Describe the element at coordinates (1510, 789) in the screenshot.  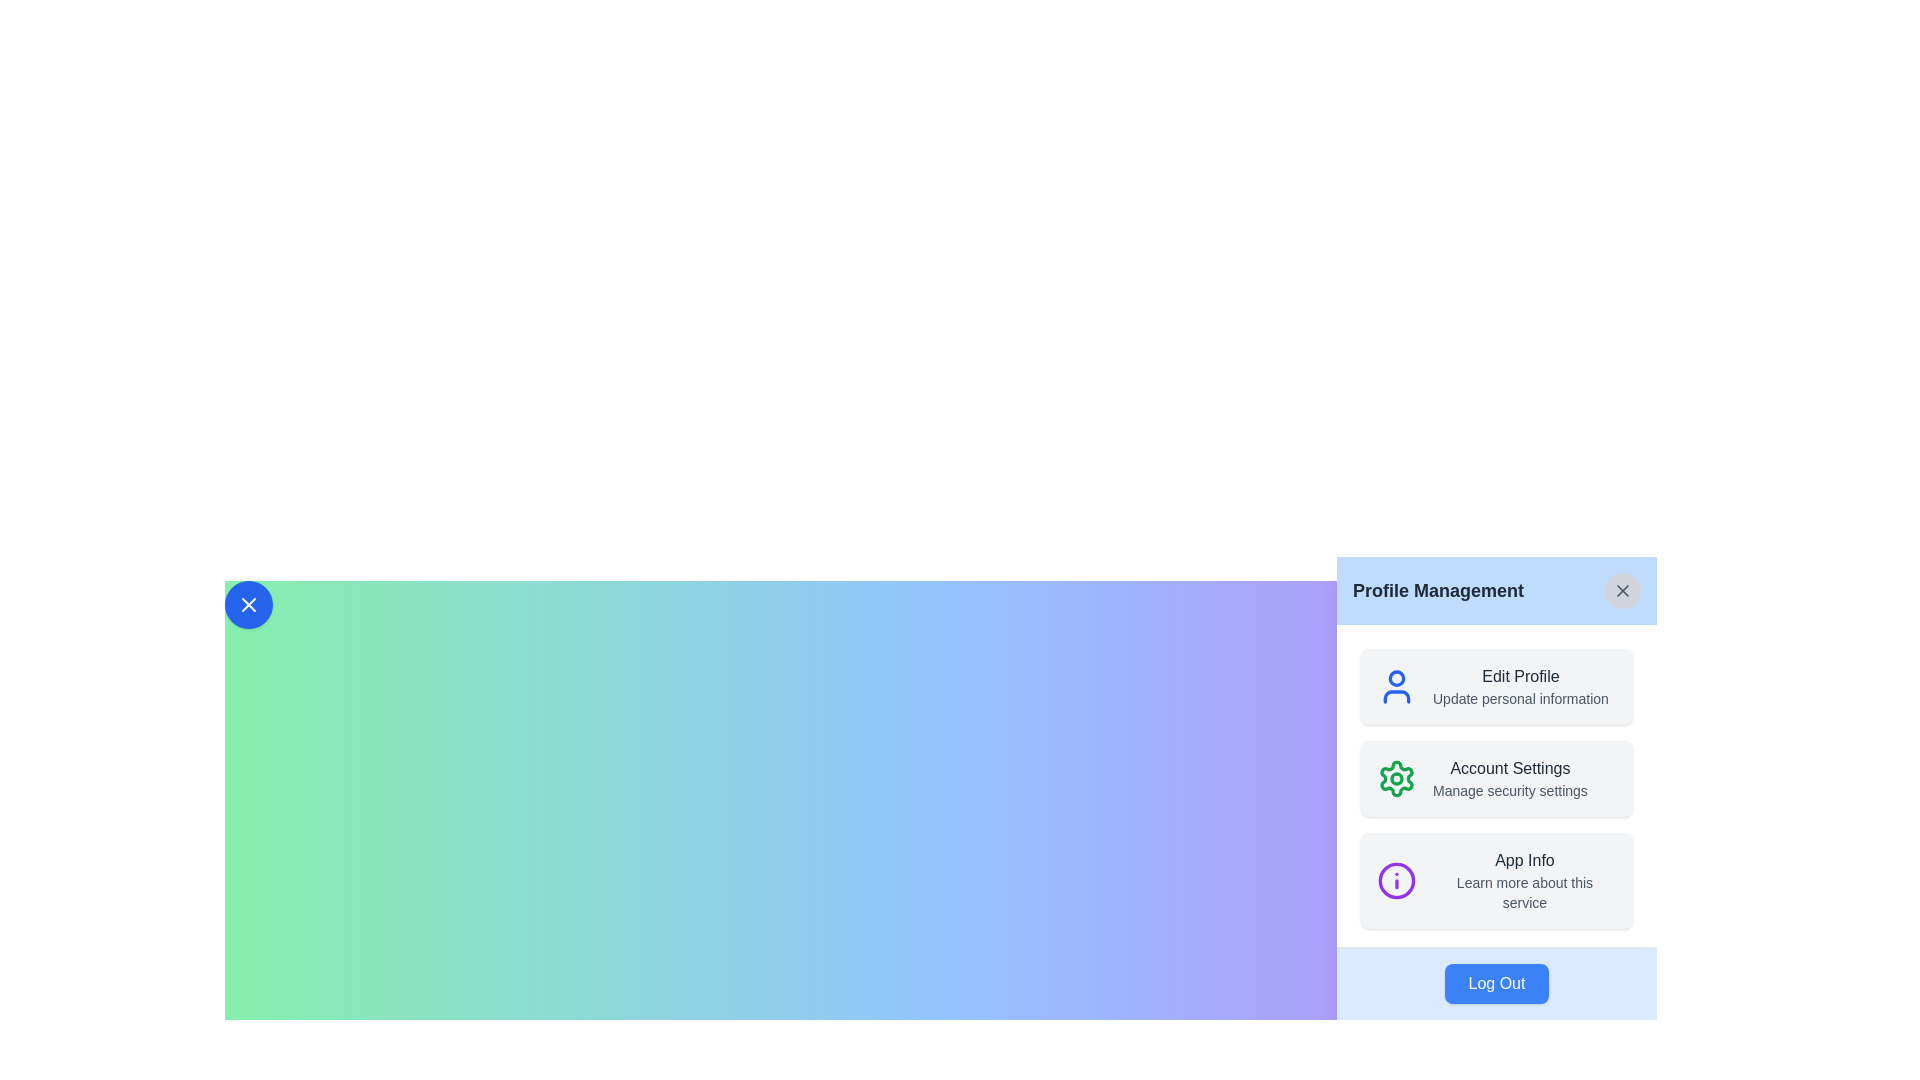
I see `the text label 'Manage security settings' located beneath the 'Account Settings' in the 'Profile Management' section` at that location.